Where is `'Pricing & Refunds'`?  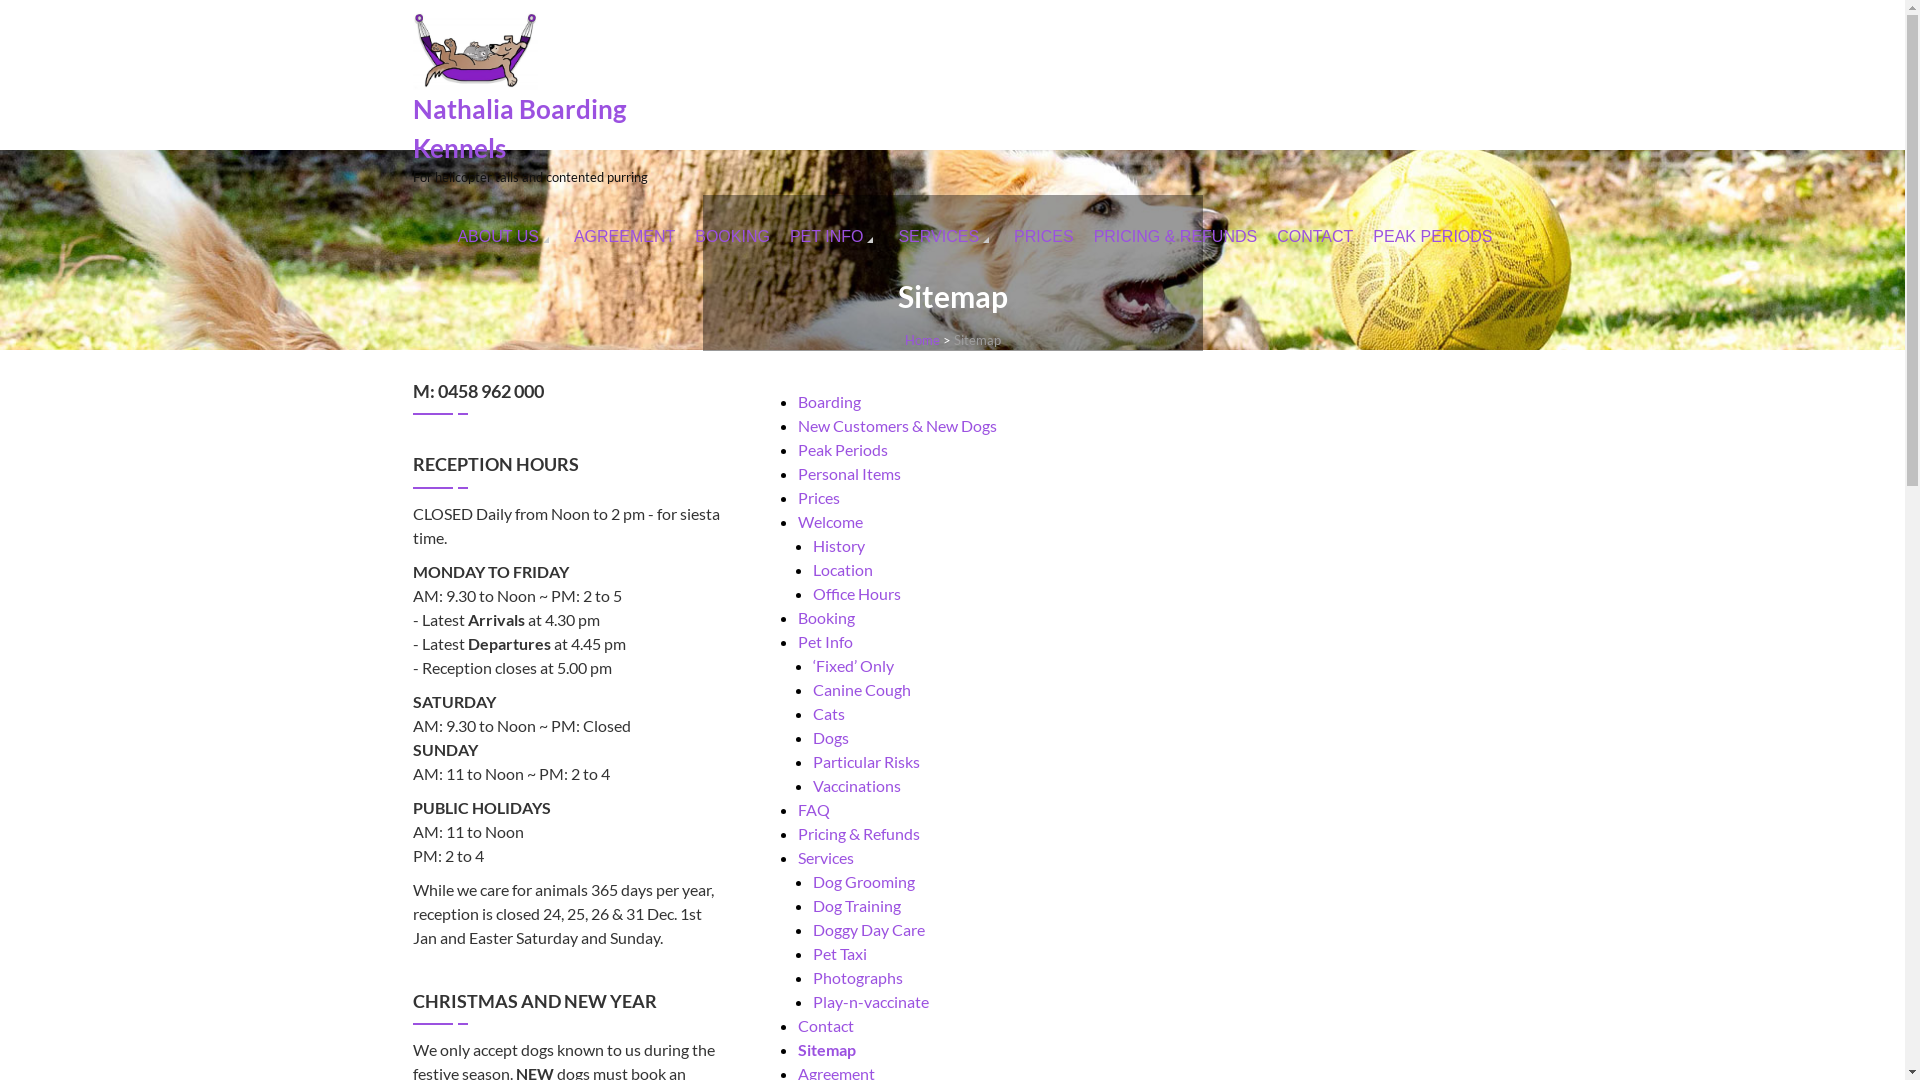 'Pricing & Refunds' is located at coordinates (859, 833).